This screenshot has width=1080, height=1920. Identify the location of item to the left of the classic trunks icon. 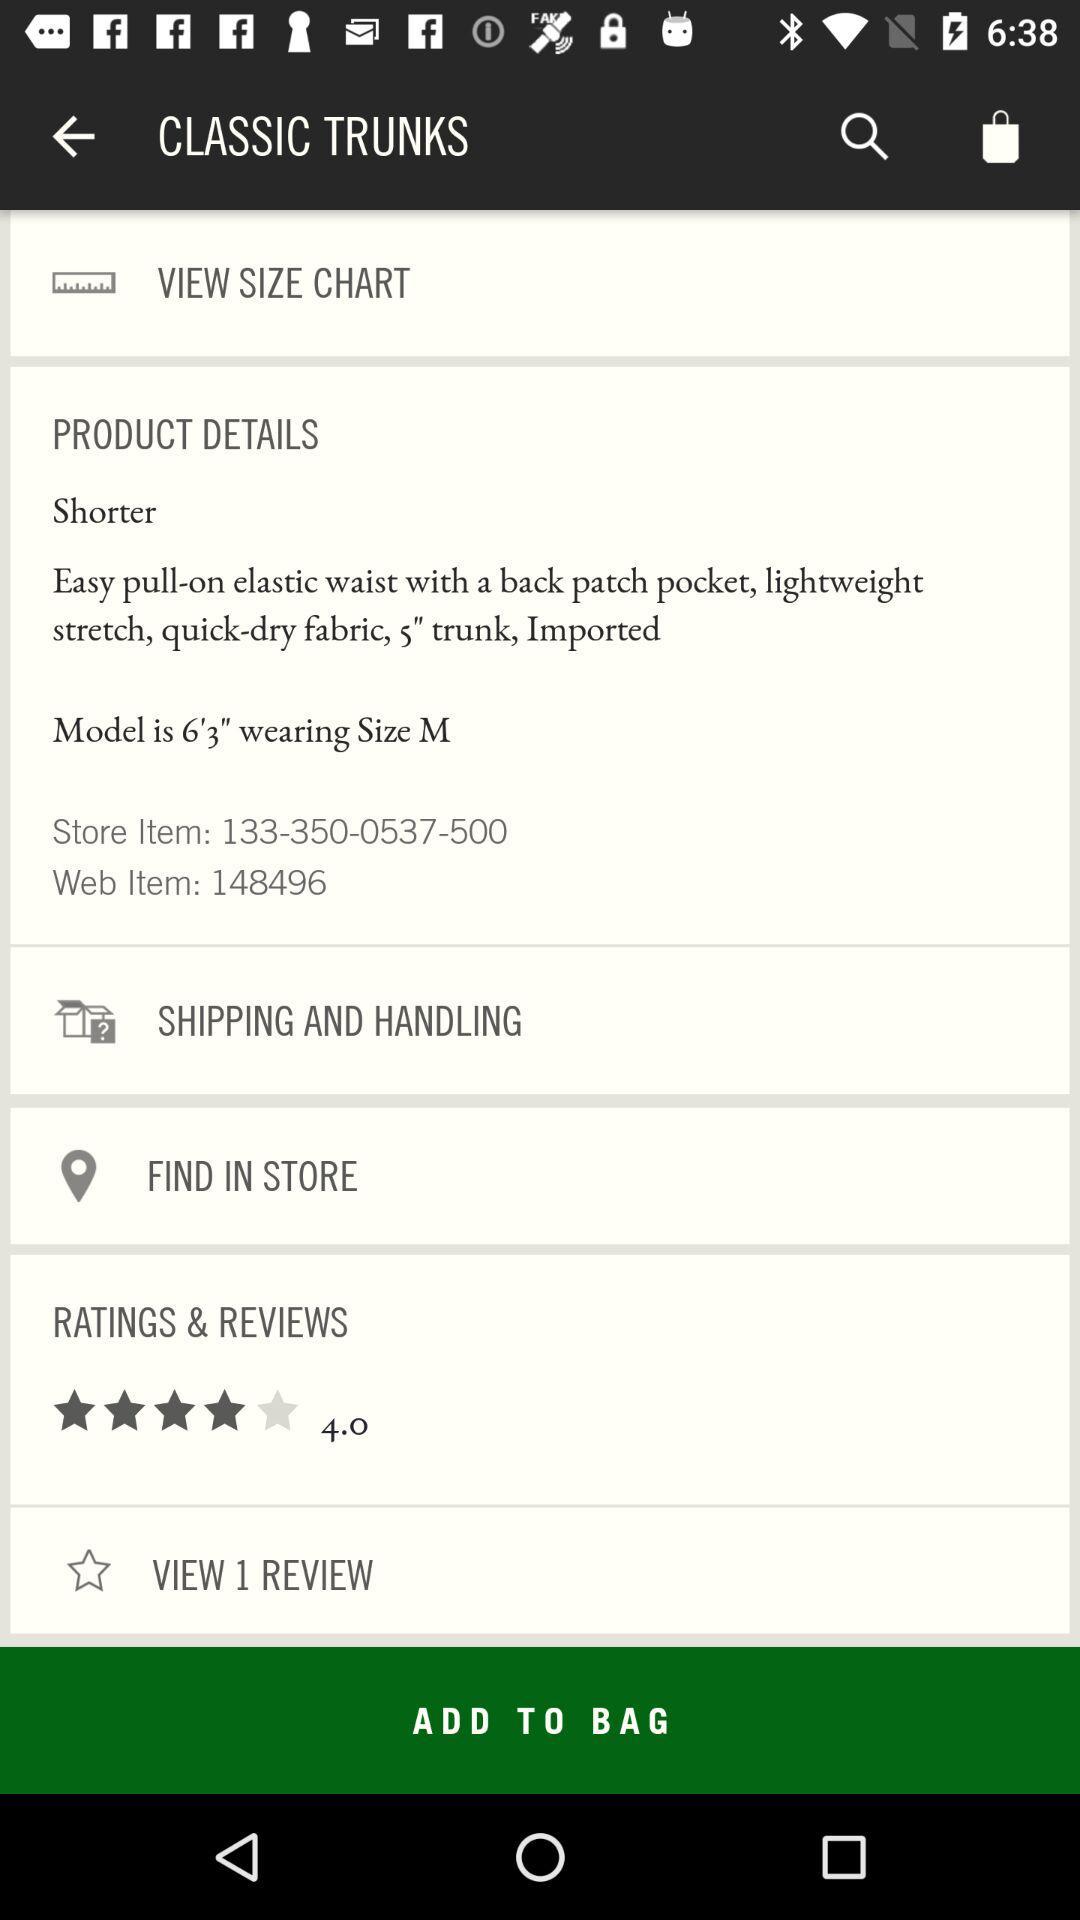
(72, 135).